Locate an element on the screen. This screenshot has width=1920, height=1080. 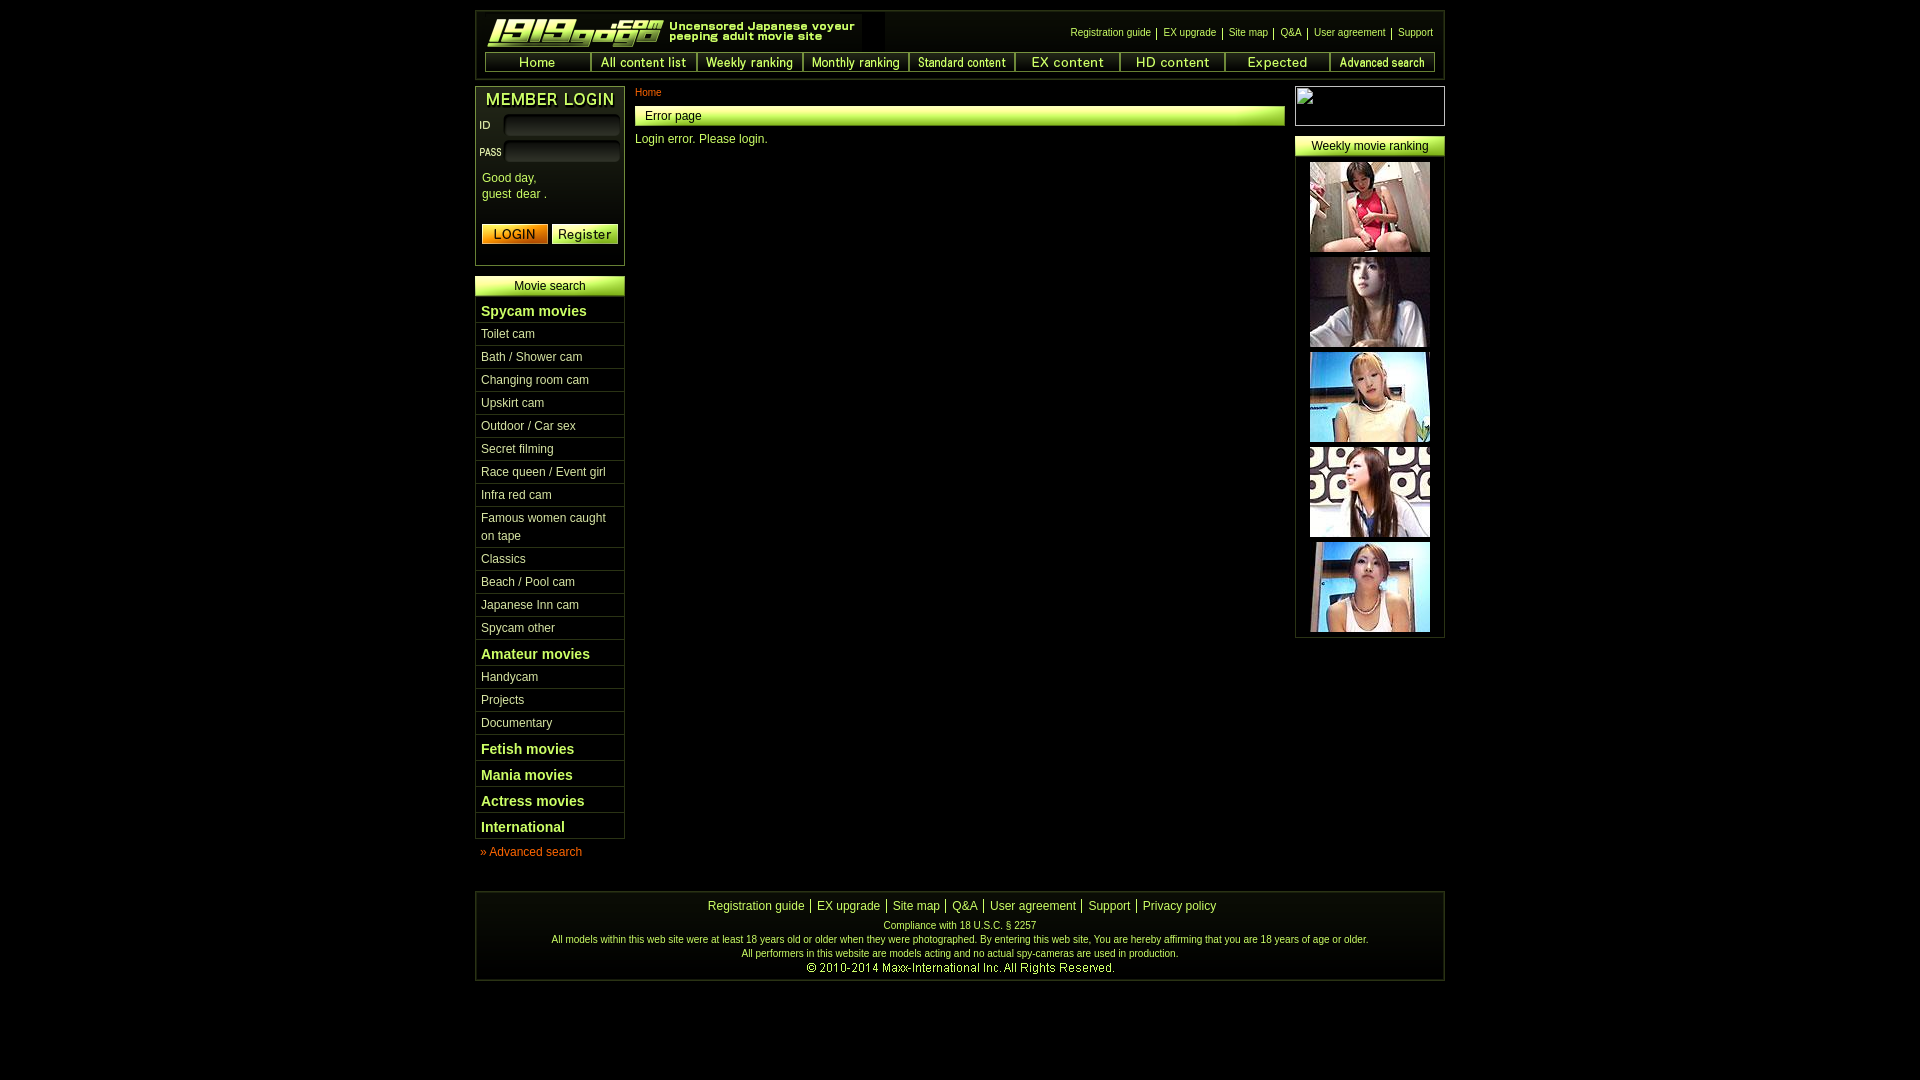
'Fetish movies' is located at coordinates (527, 748).